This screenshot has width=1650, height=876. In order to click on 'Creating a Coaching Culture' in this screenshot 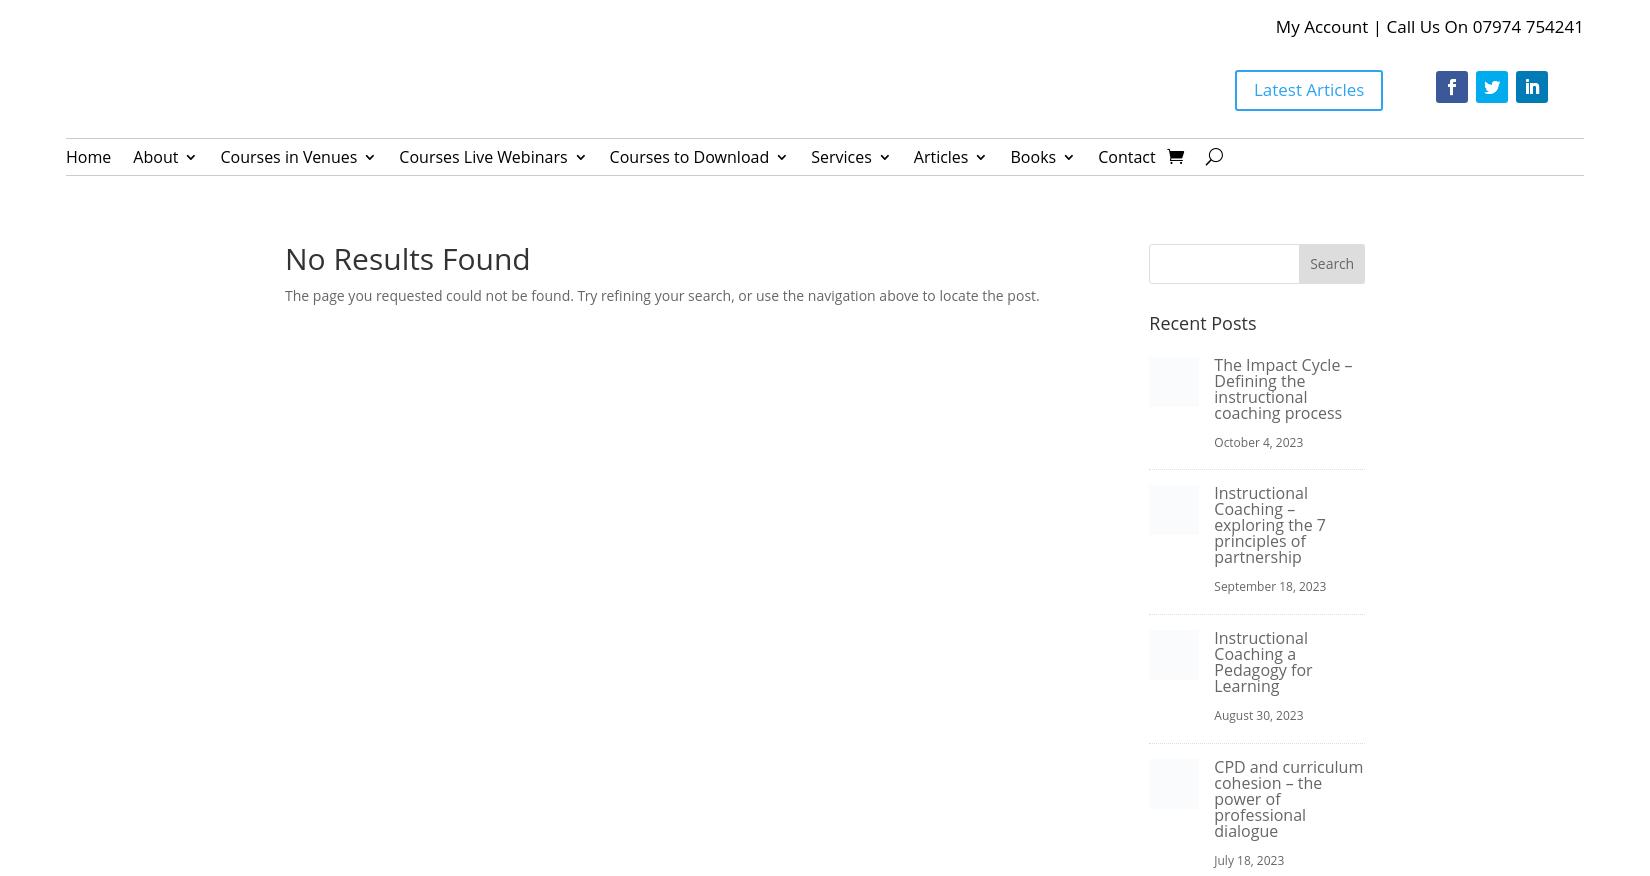, I will do `click(231, 266)`.